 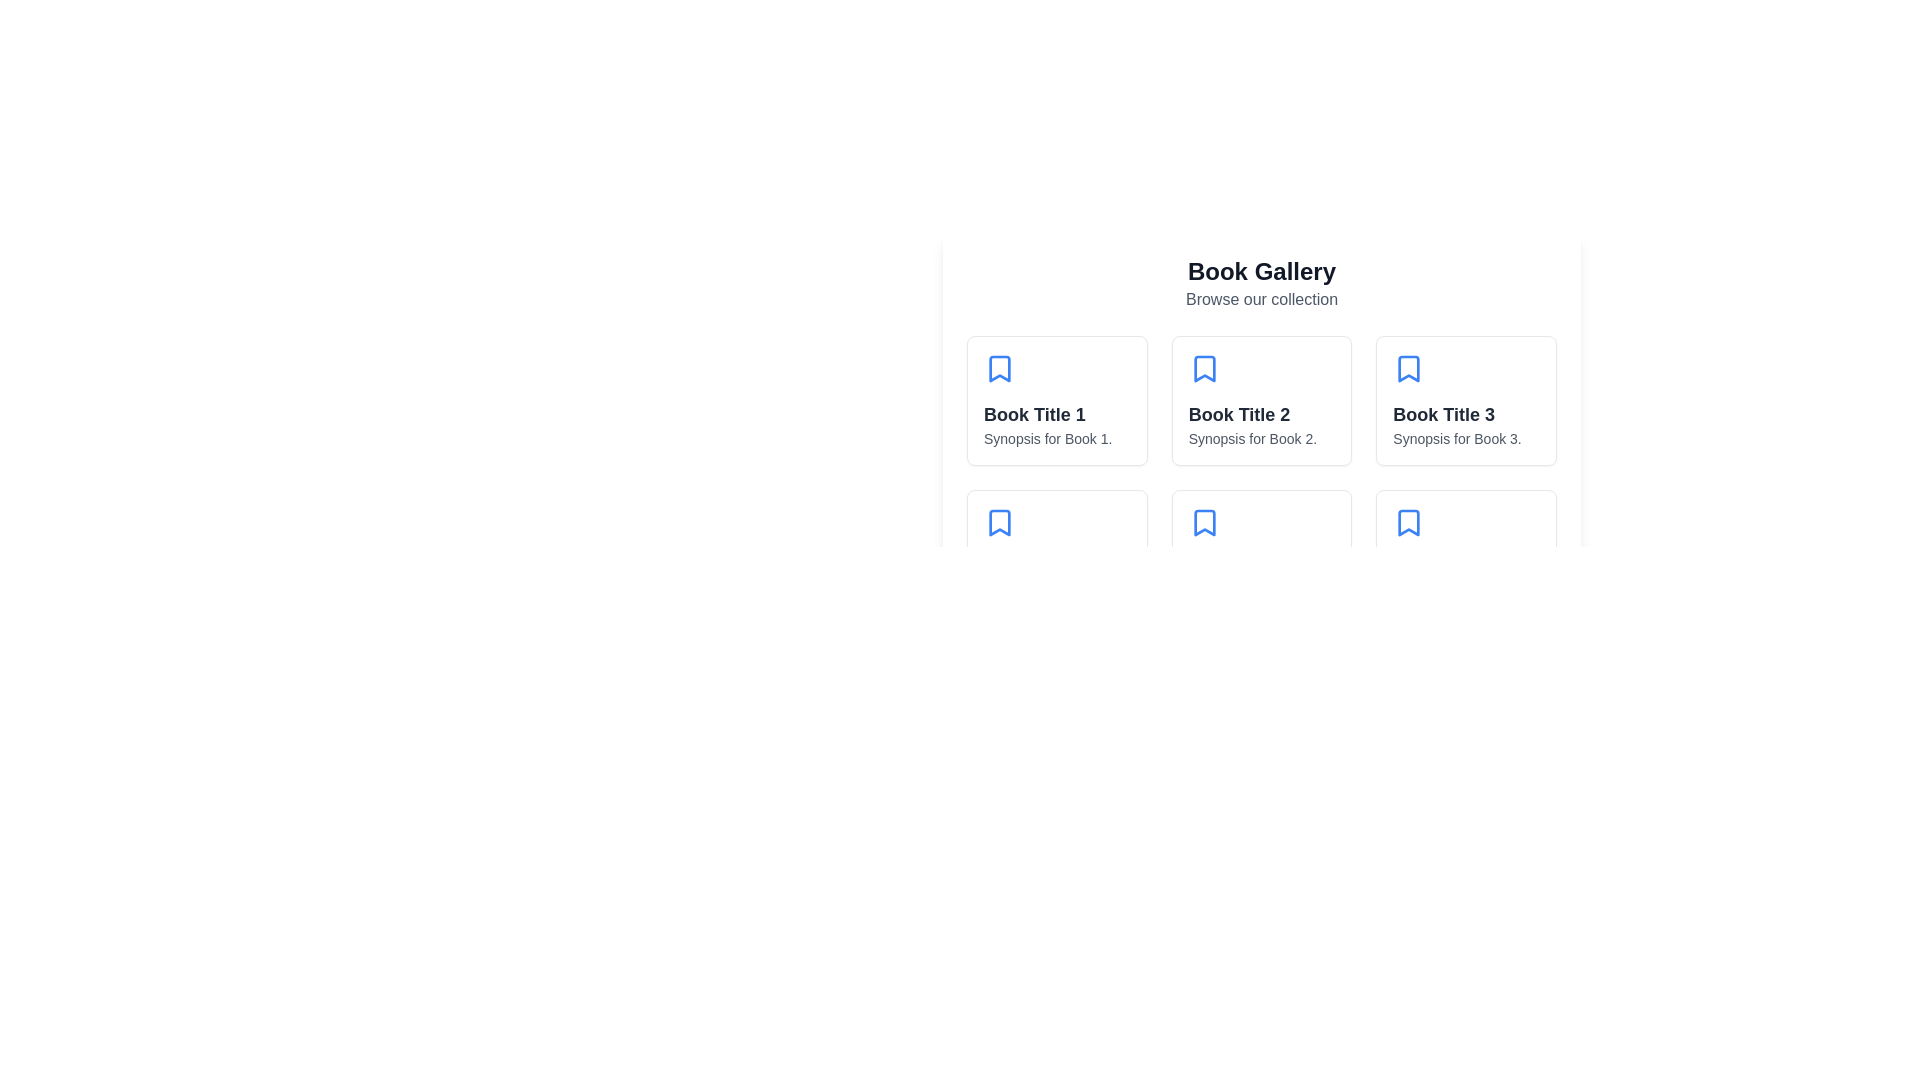 I want to click on the blue bookmark icon located at the top-left corner of the card for 'Book Title 6', which is situated in the bottom row of the grid layout, so click(x=1408, y=522).